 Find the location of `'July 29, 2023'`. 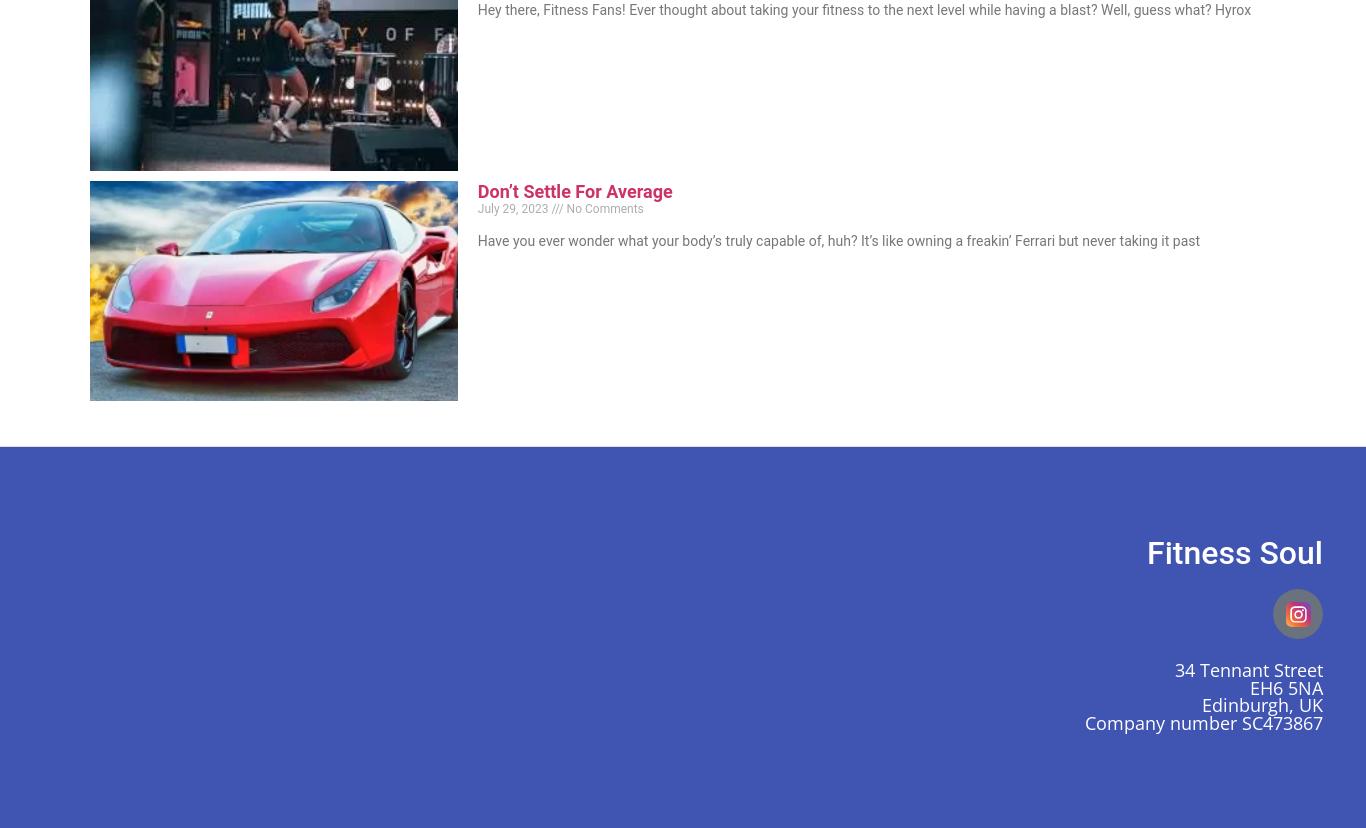

'July 29, 2023' is located at coordinates (514, 208).